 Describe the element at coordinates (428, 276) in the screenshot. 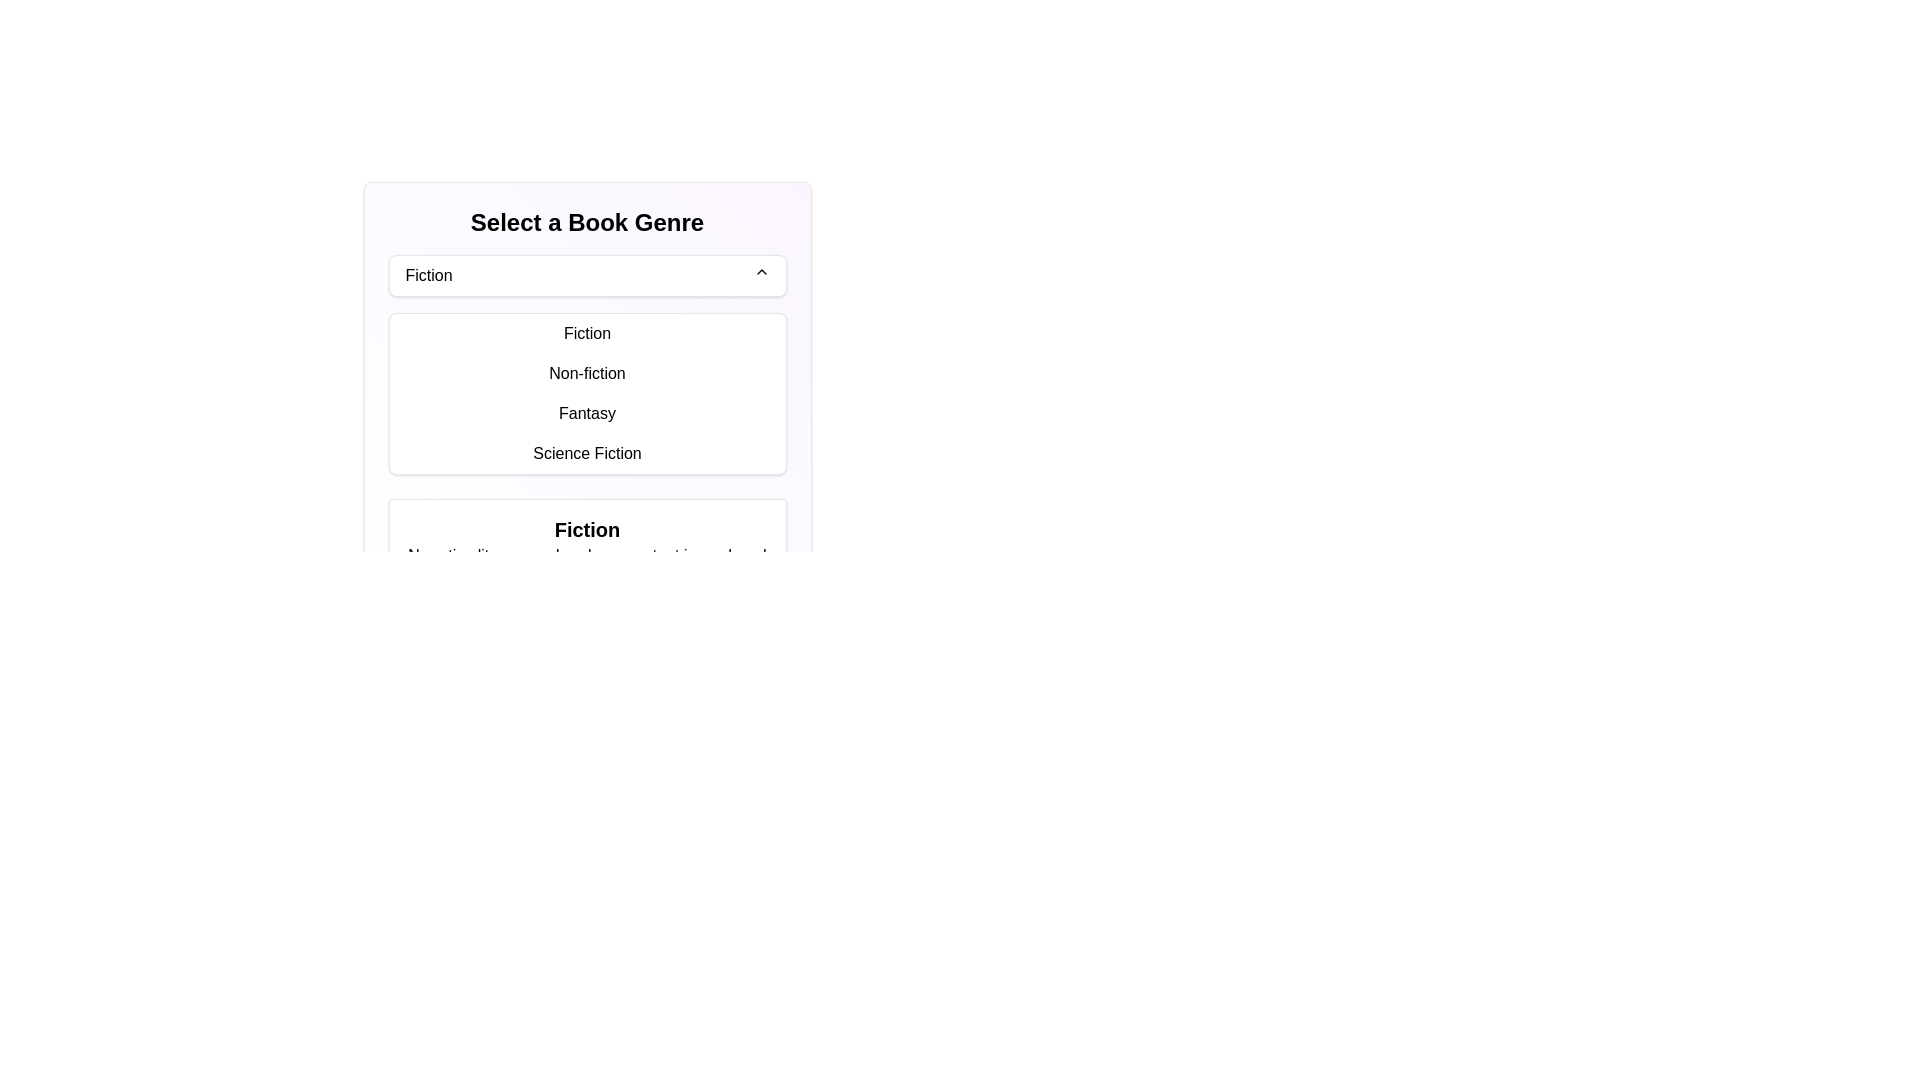

I see `the text 'Fiction' in the dropdown menu titled 'Select a Book Genre'` at that location.